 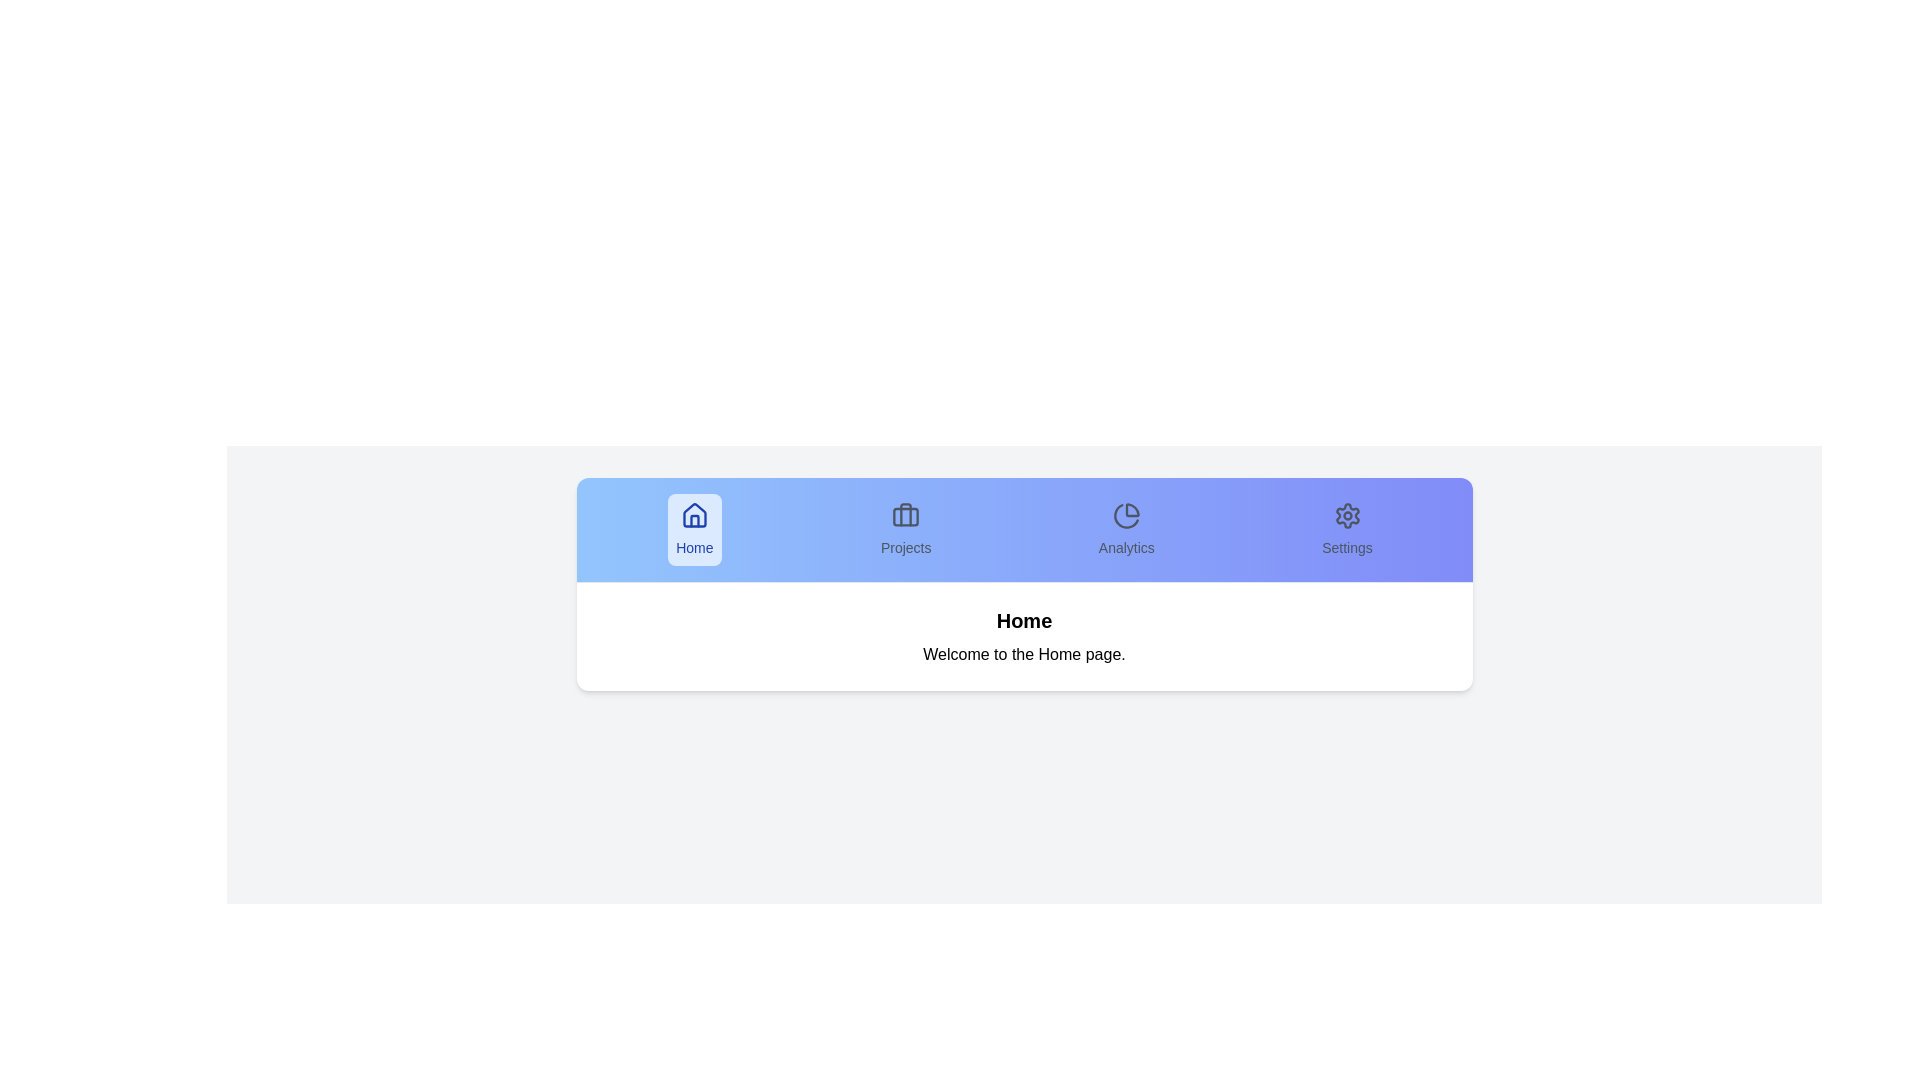 I want to click on the tab labeled Analytics to switch to that tab, so click(x=1126, y=528).